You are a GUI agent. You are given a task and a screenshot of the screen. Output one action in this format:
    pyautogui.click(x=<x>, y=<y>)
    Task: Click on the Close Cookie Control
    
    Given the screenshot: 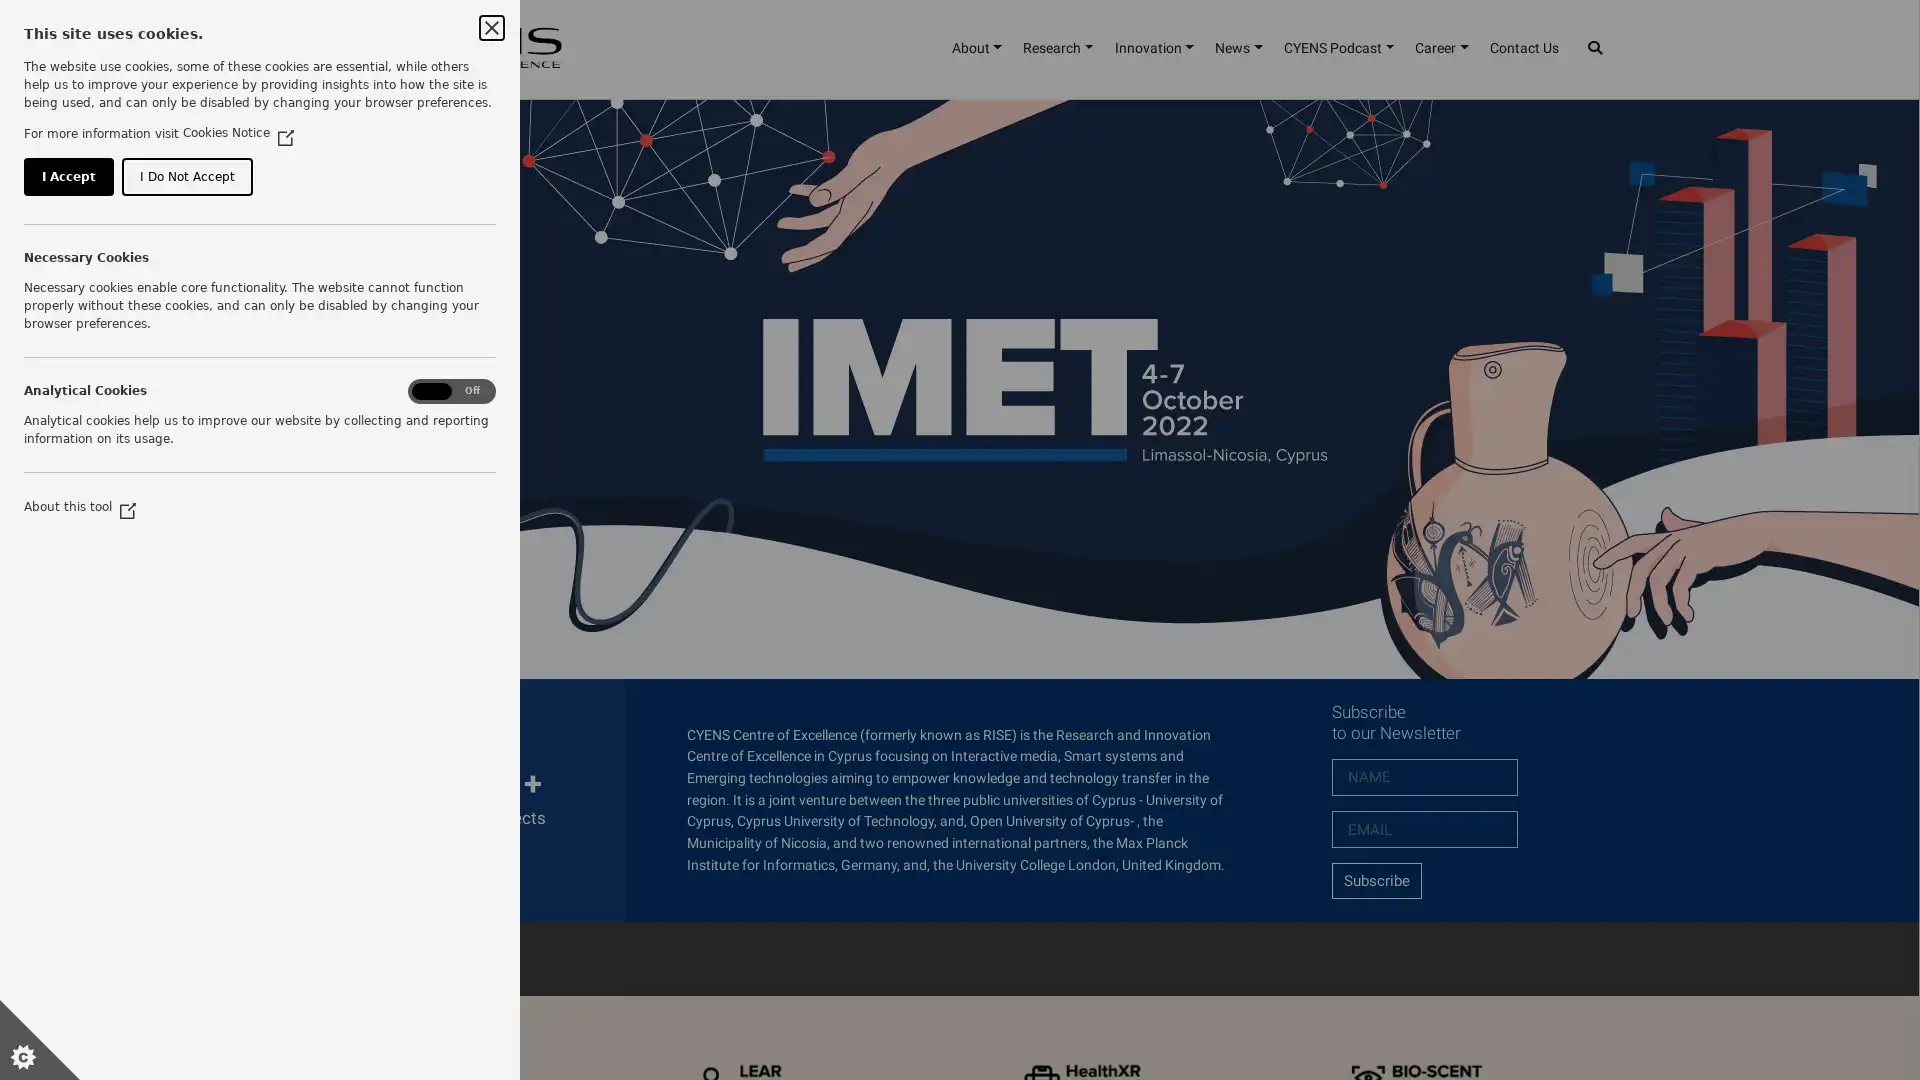 What is the action you would take?
    pyautogui.click(x=491, y=27)
    